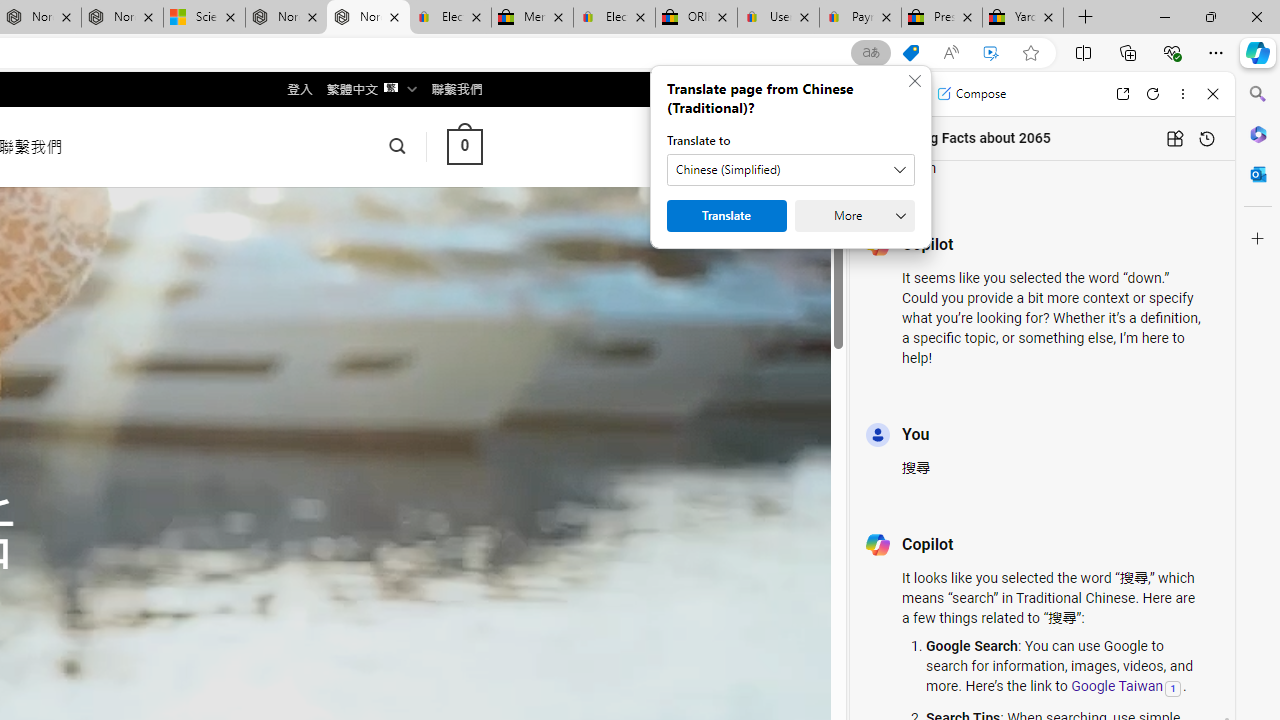 This screenshot has width=1280, height=720. What do you see at coordinates (909, 52) in the screenshot?
I see `'This site has coupons! Shopping in Microsoft Edge'` at bounding box center [909, 52].